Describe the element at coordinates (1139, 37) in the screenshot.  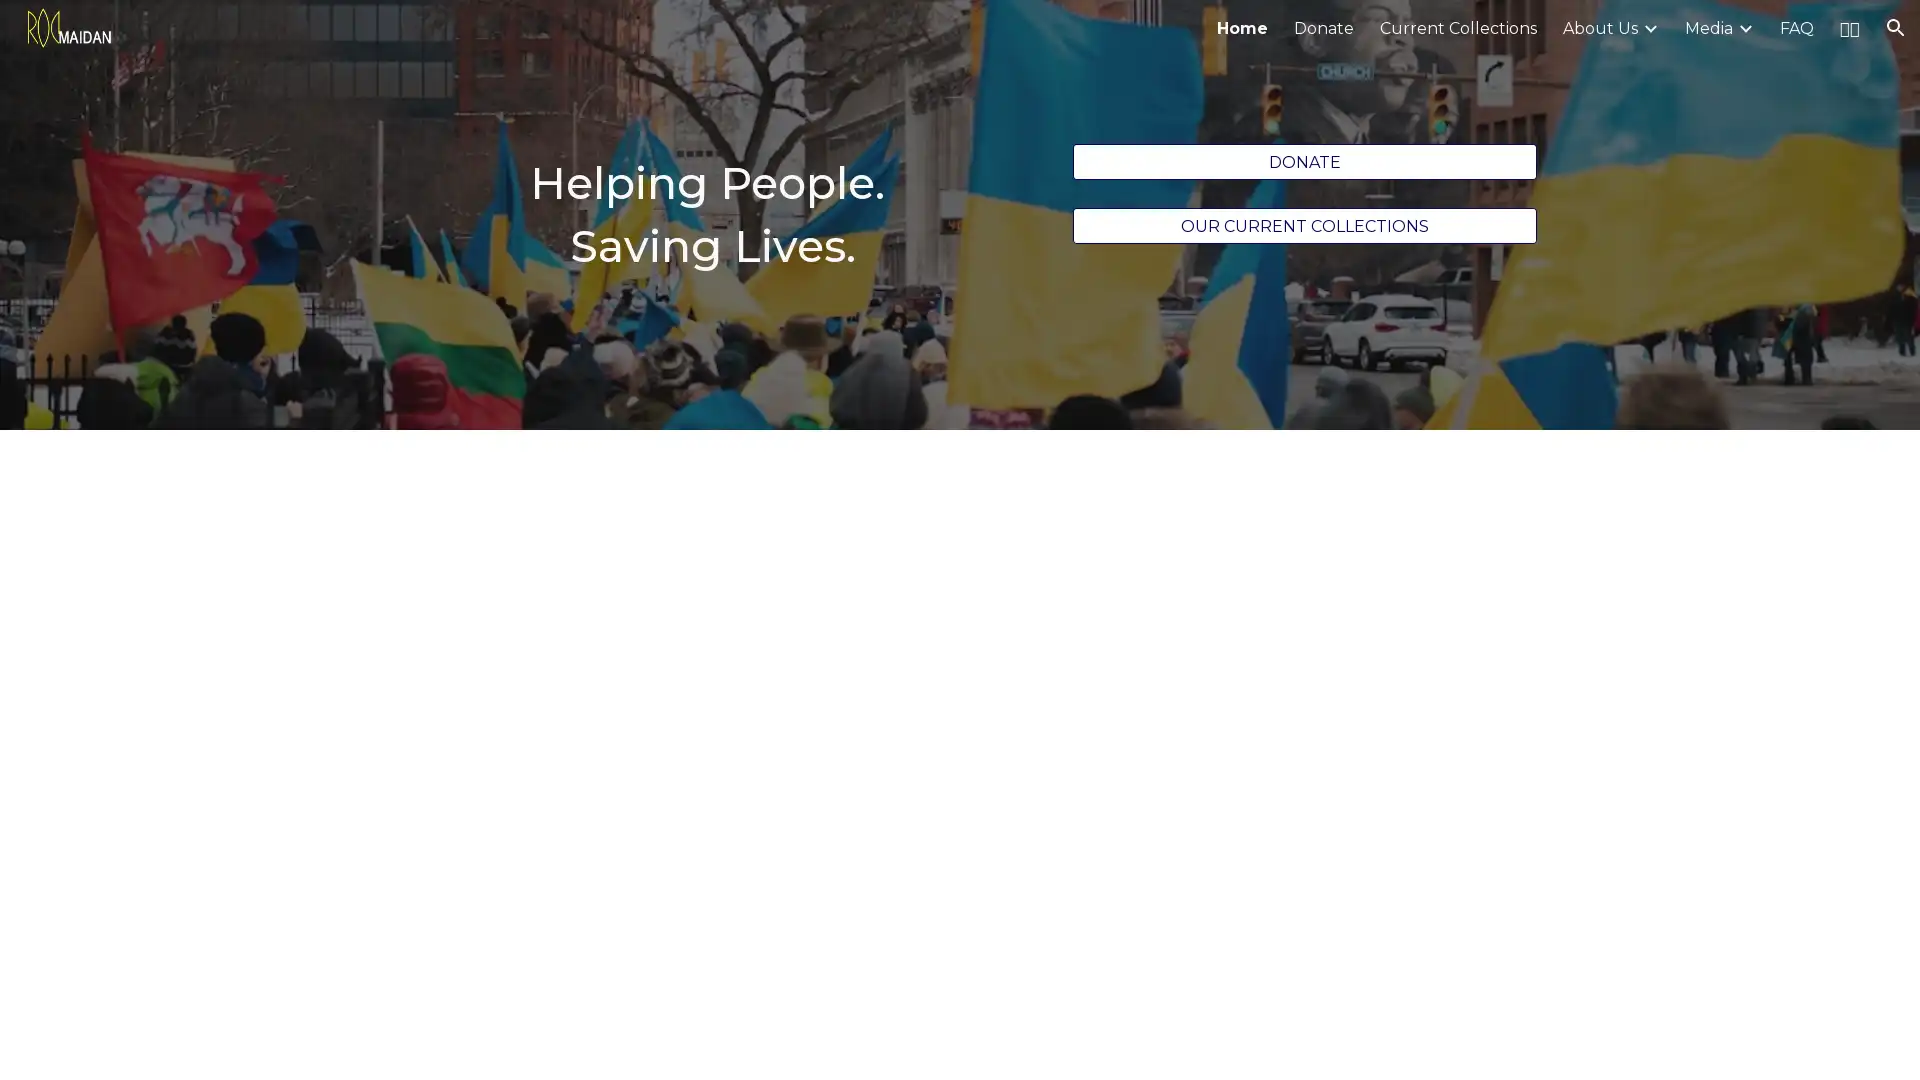
I see `Skip to navigation` at that location.